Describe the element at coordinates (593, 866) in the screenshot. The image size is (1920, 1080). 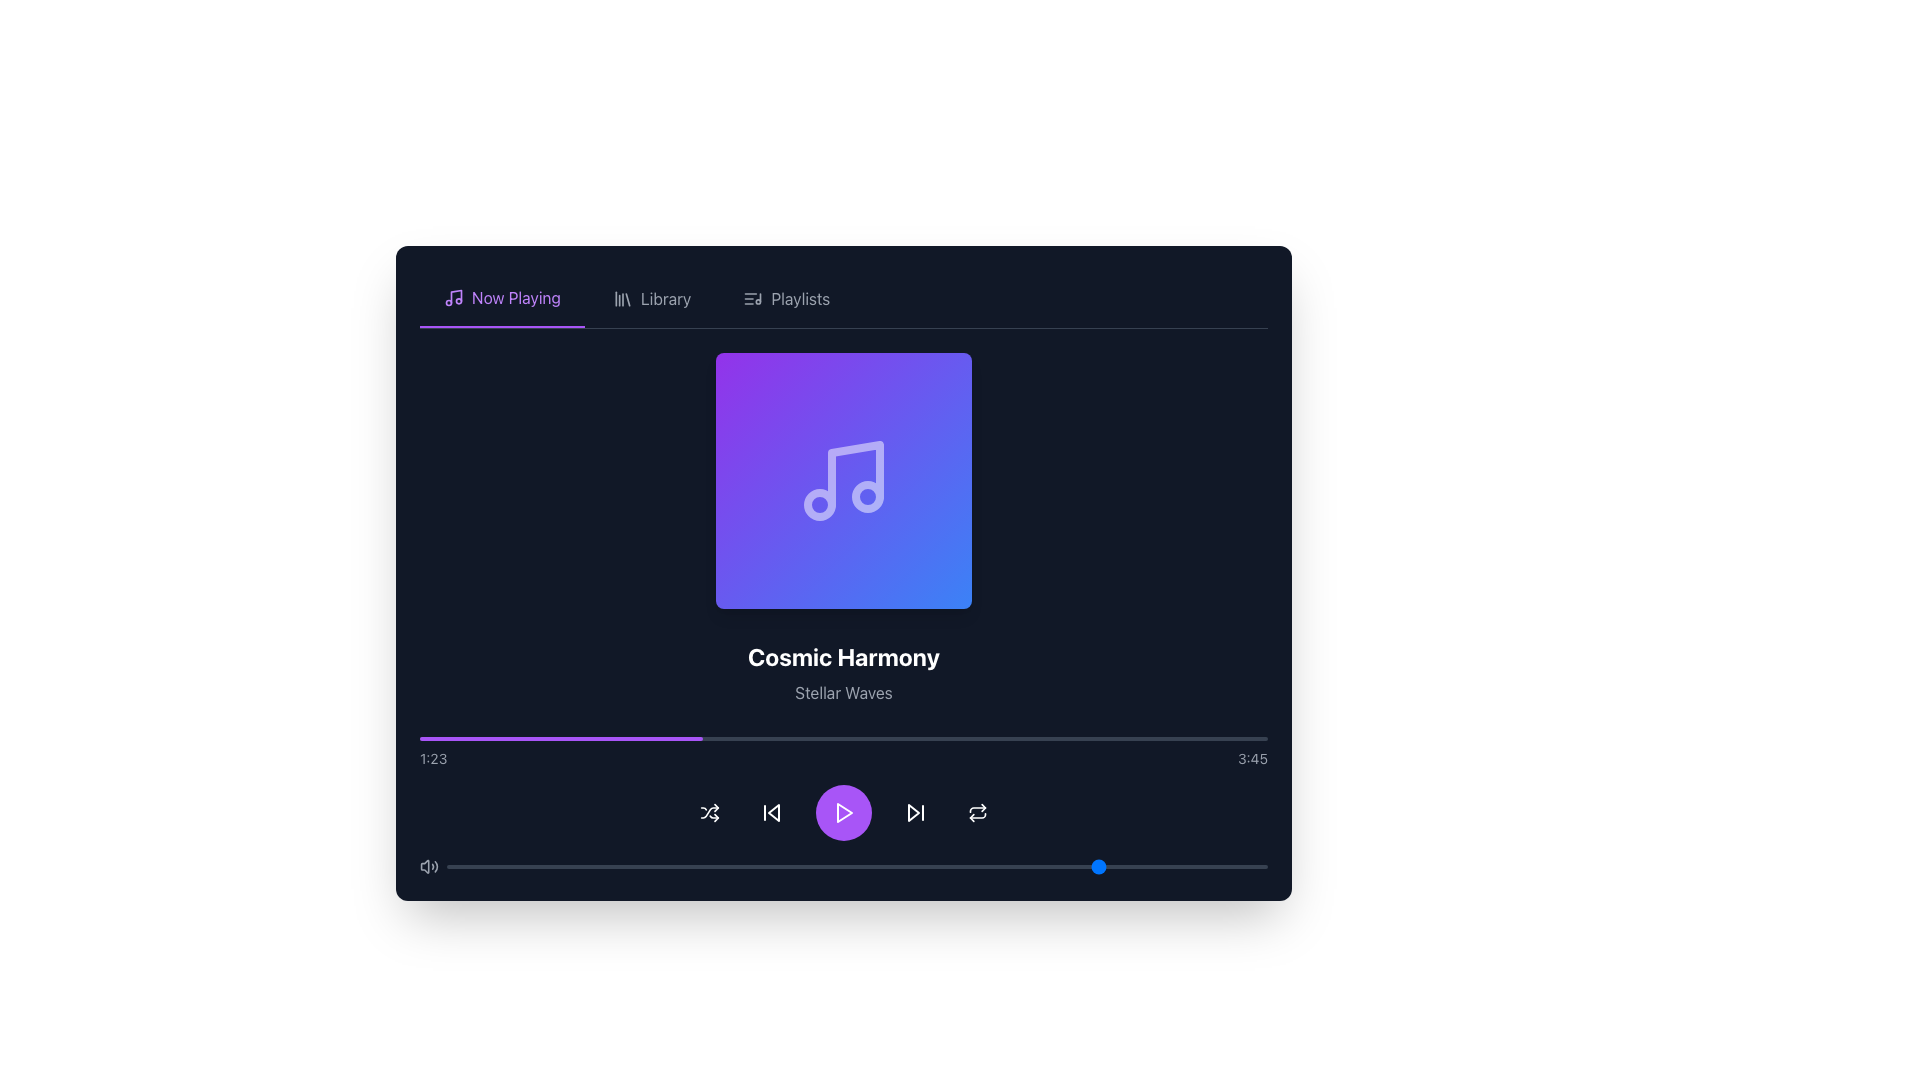
I see `the slider` at that location.